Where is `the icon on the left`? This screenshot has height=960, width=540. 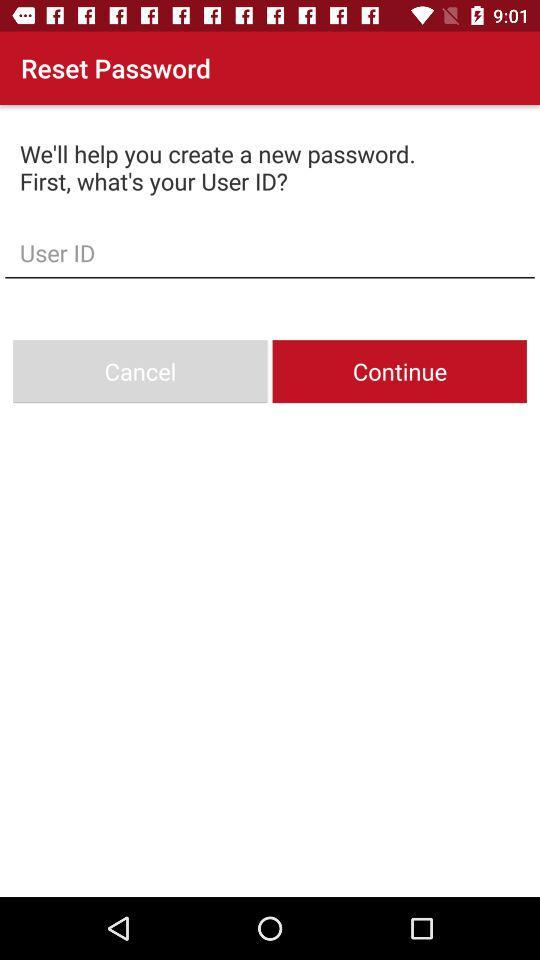 the icon on the left is located at coordinates (139, 370).